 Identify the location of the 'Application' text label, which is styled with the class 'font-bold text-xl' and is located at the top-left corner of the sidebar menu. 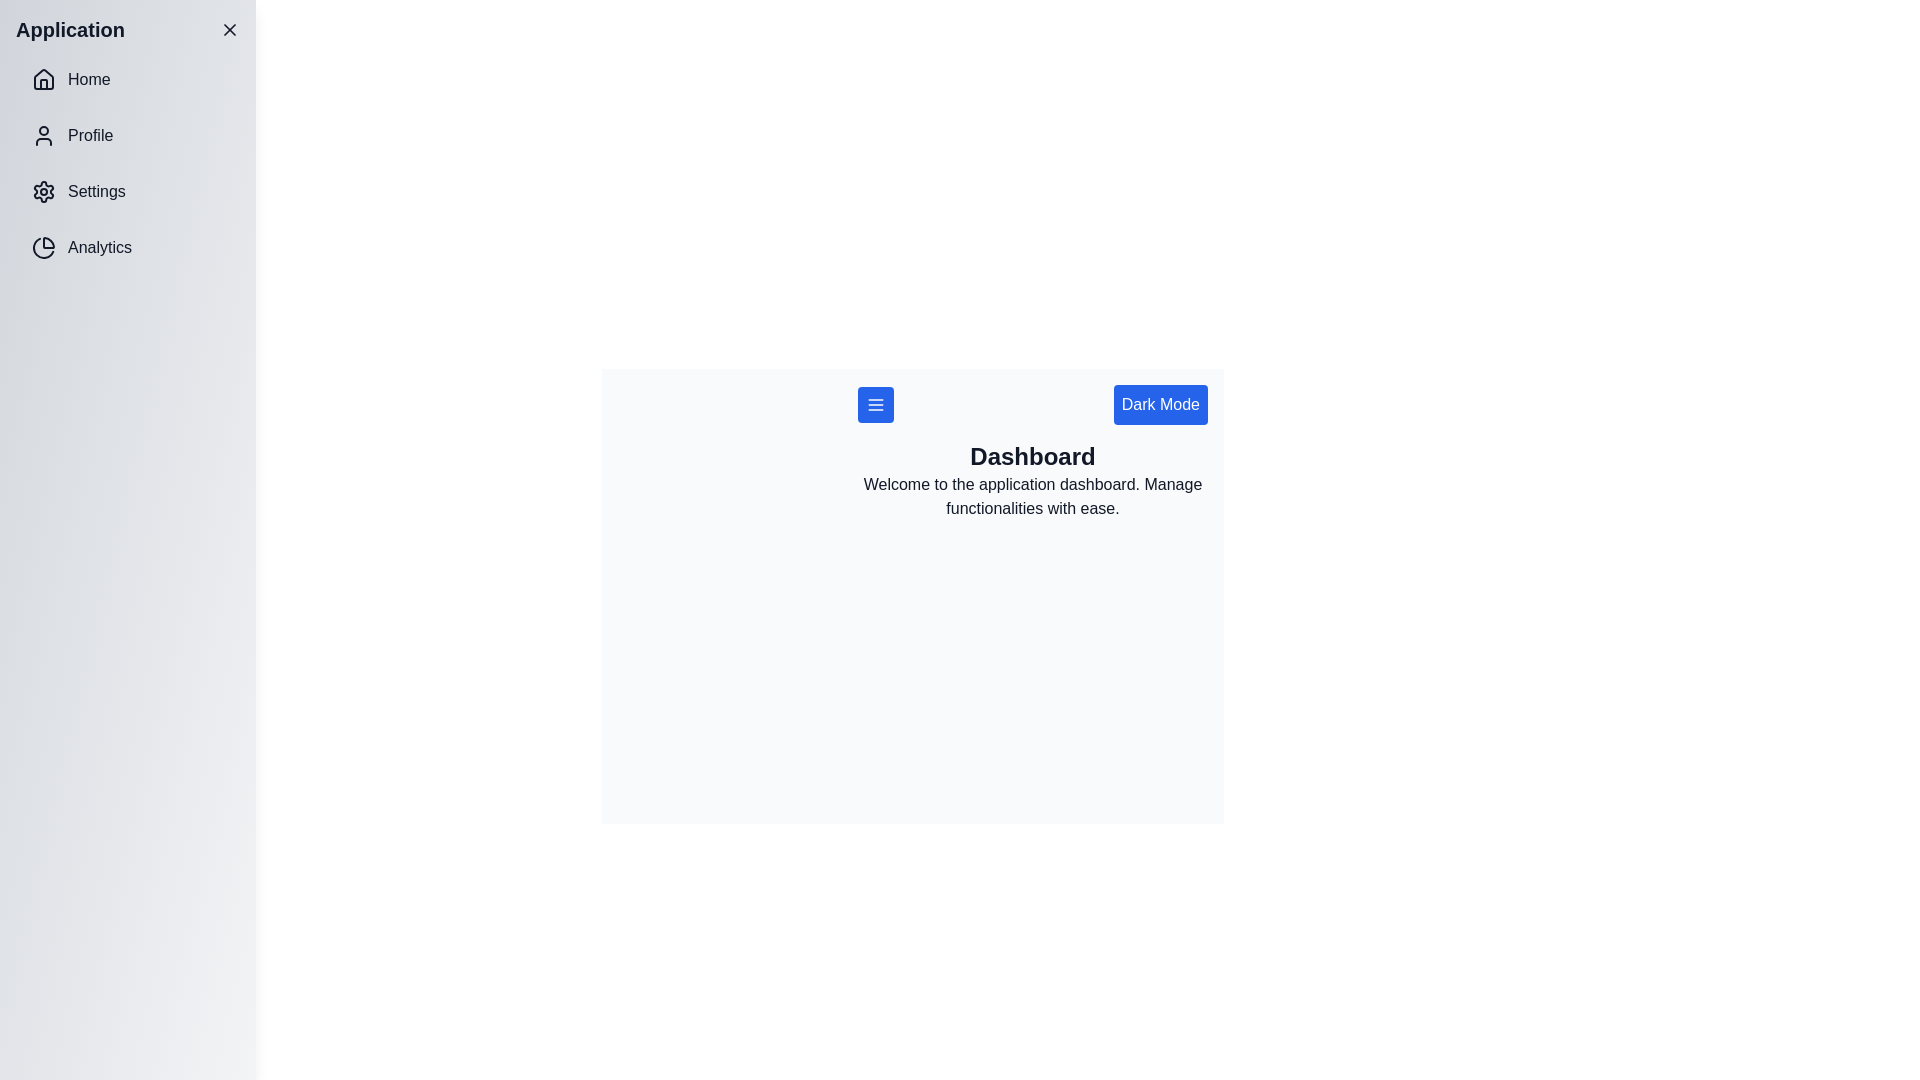
(70, 30).